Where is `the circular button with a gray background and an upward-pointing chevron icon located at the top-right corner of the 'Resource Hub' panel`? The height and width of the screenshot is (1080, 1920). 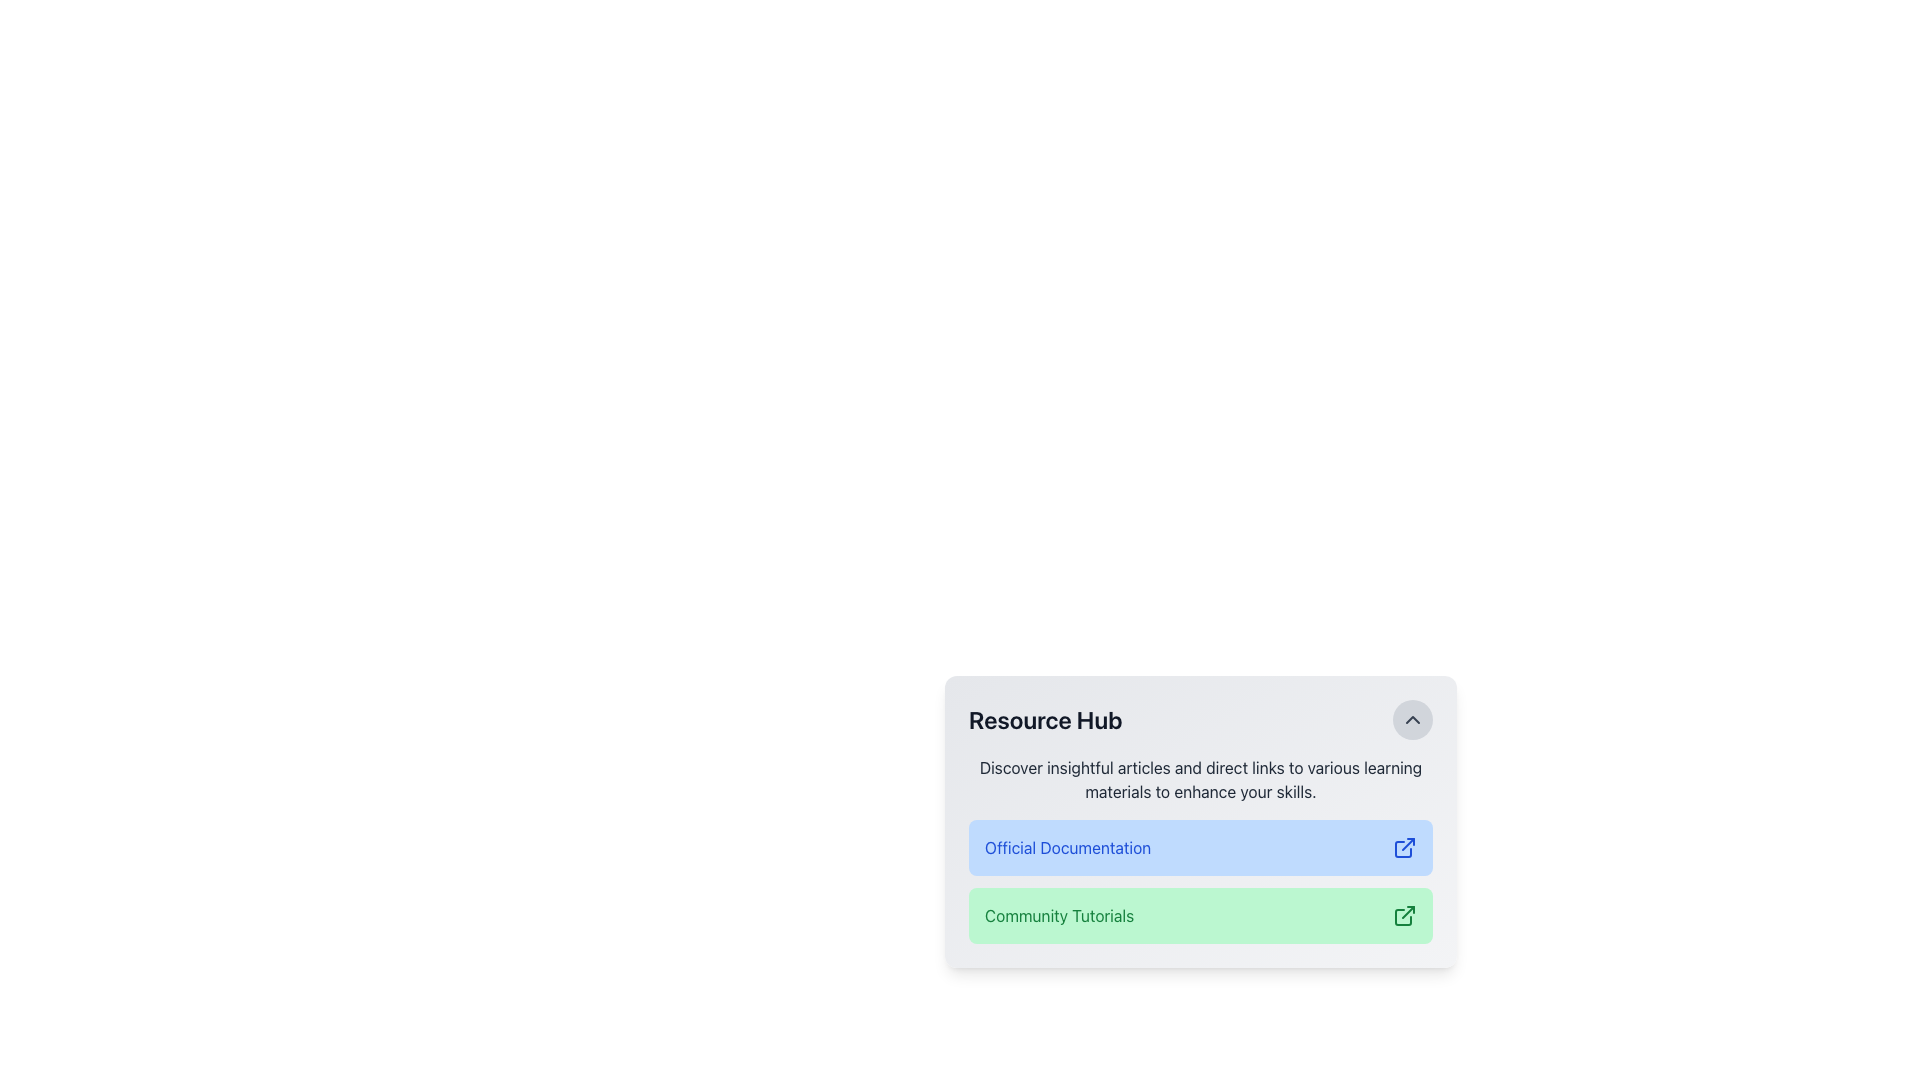 the circular button with a gray background and an upward-pointing chevron icon located at the top-right corner of the 'Resource Hub' panel is located at coordinates (1411, 720).